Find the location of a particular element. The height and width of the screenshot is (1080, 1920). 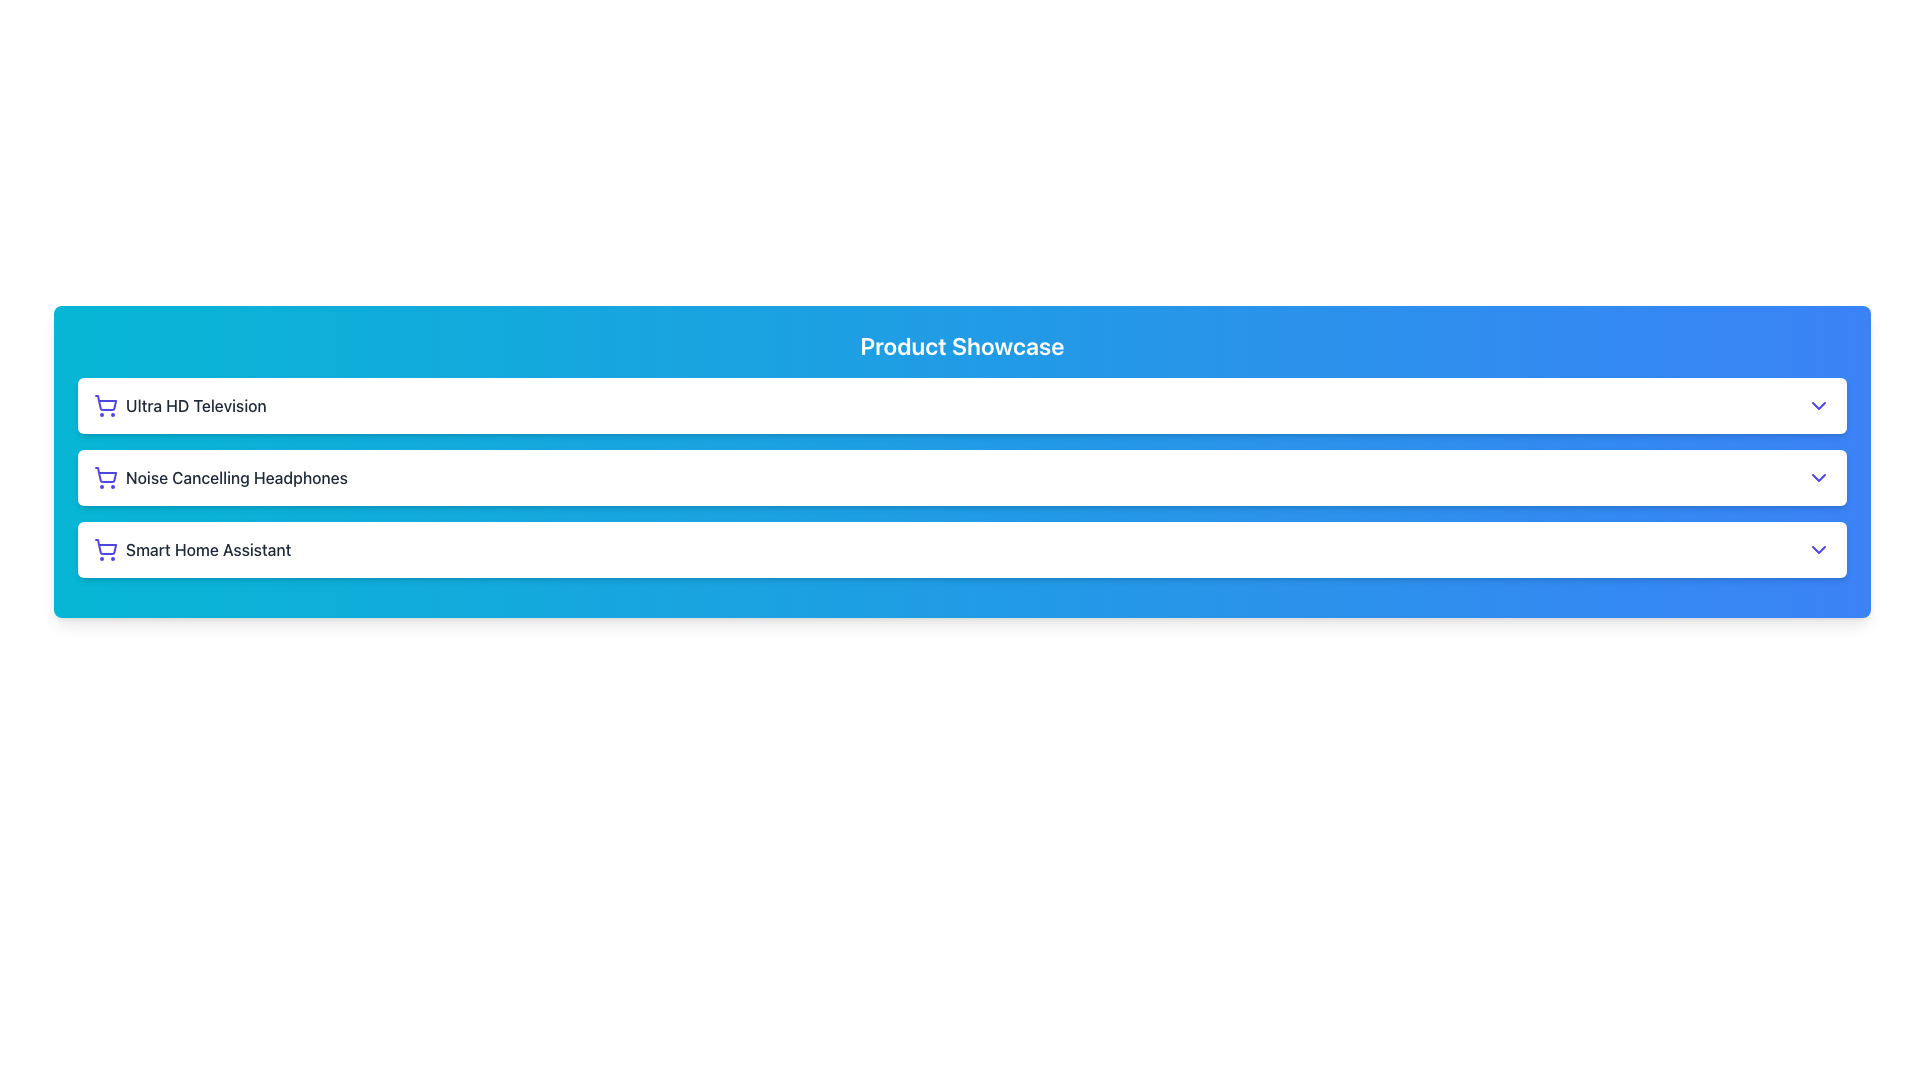

the label 'Smart Home Assistant' which is styled in a medium-weight font and dark gray color, located above further entries and below 'Noise Cancelling Headphones' in a vertical list is located at coordinates (192, 550).